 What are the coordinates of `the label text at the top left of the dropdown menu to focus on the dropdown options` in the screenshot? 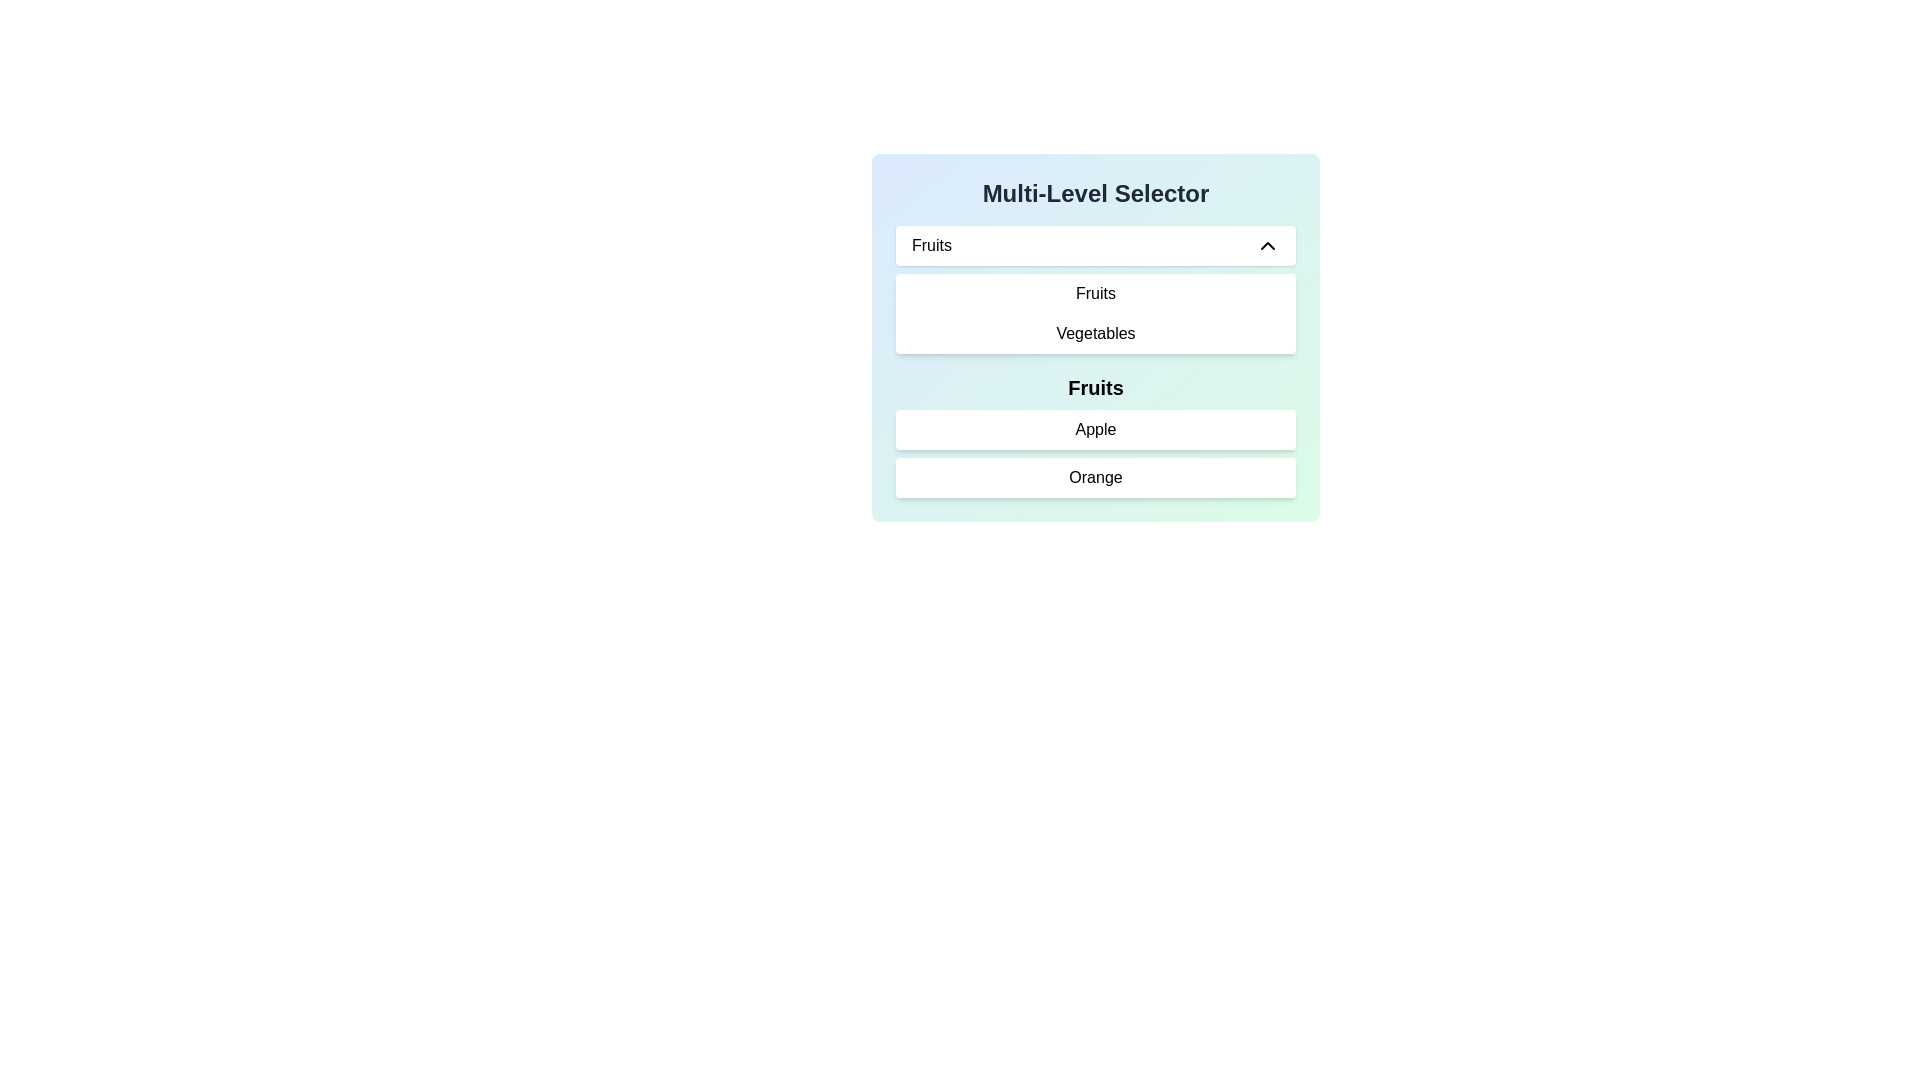 It's located at (930, 245).